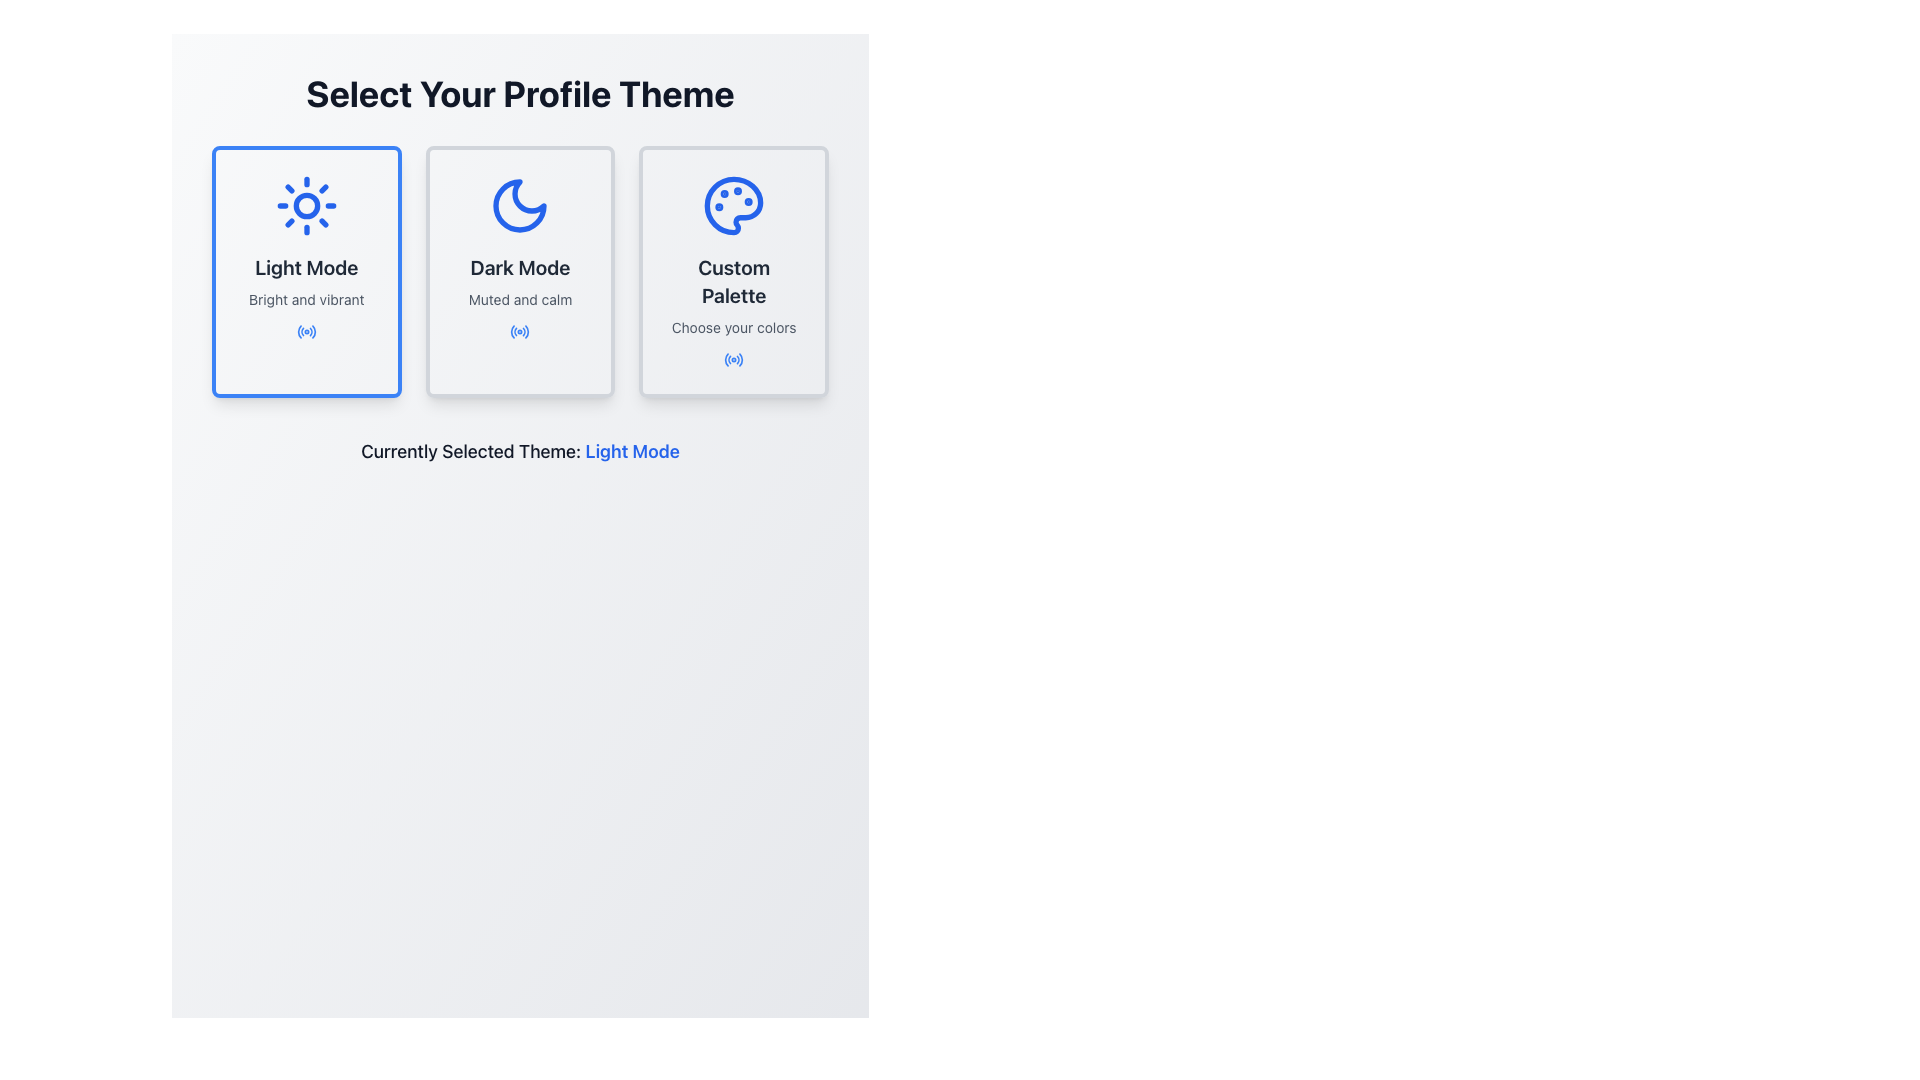 The height and width of the screenshot is (1080, 1920). What do you see at coordinates (527, 330) in the screenshot?
I see `outermost circular arc of the SVG graphic representing the 'Dark Mode' toggle option in the second card of the profile themes` at bounding box center [527, 330].